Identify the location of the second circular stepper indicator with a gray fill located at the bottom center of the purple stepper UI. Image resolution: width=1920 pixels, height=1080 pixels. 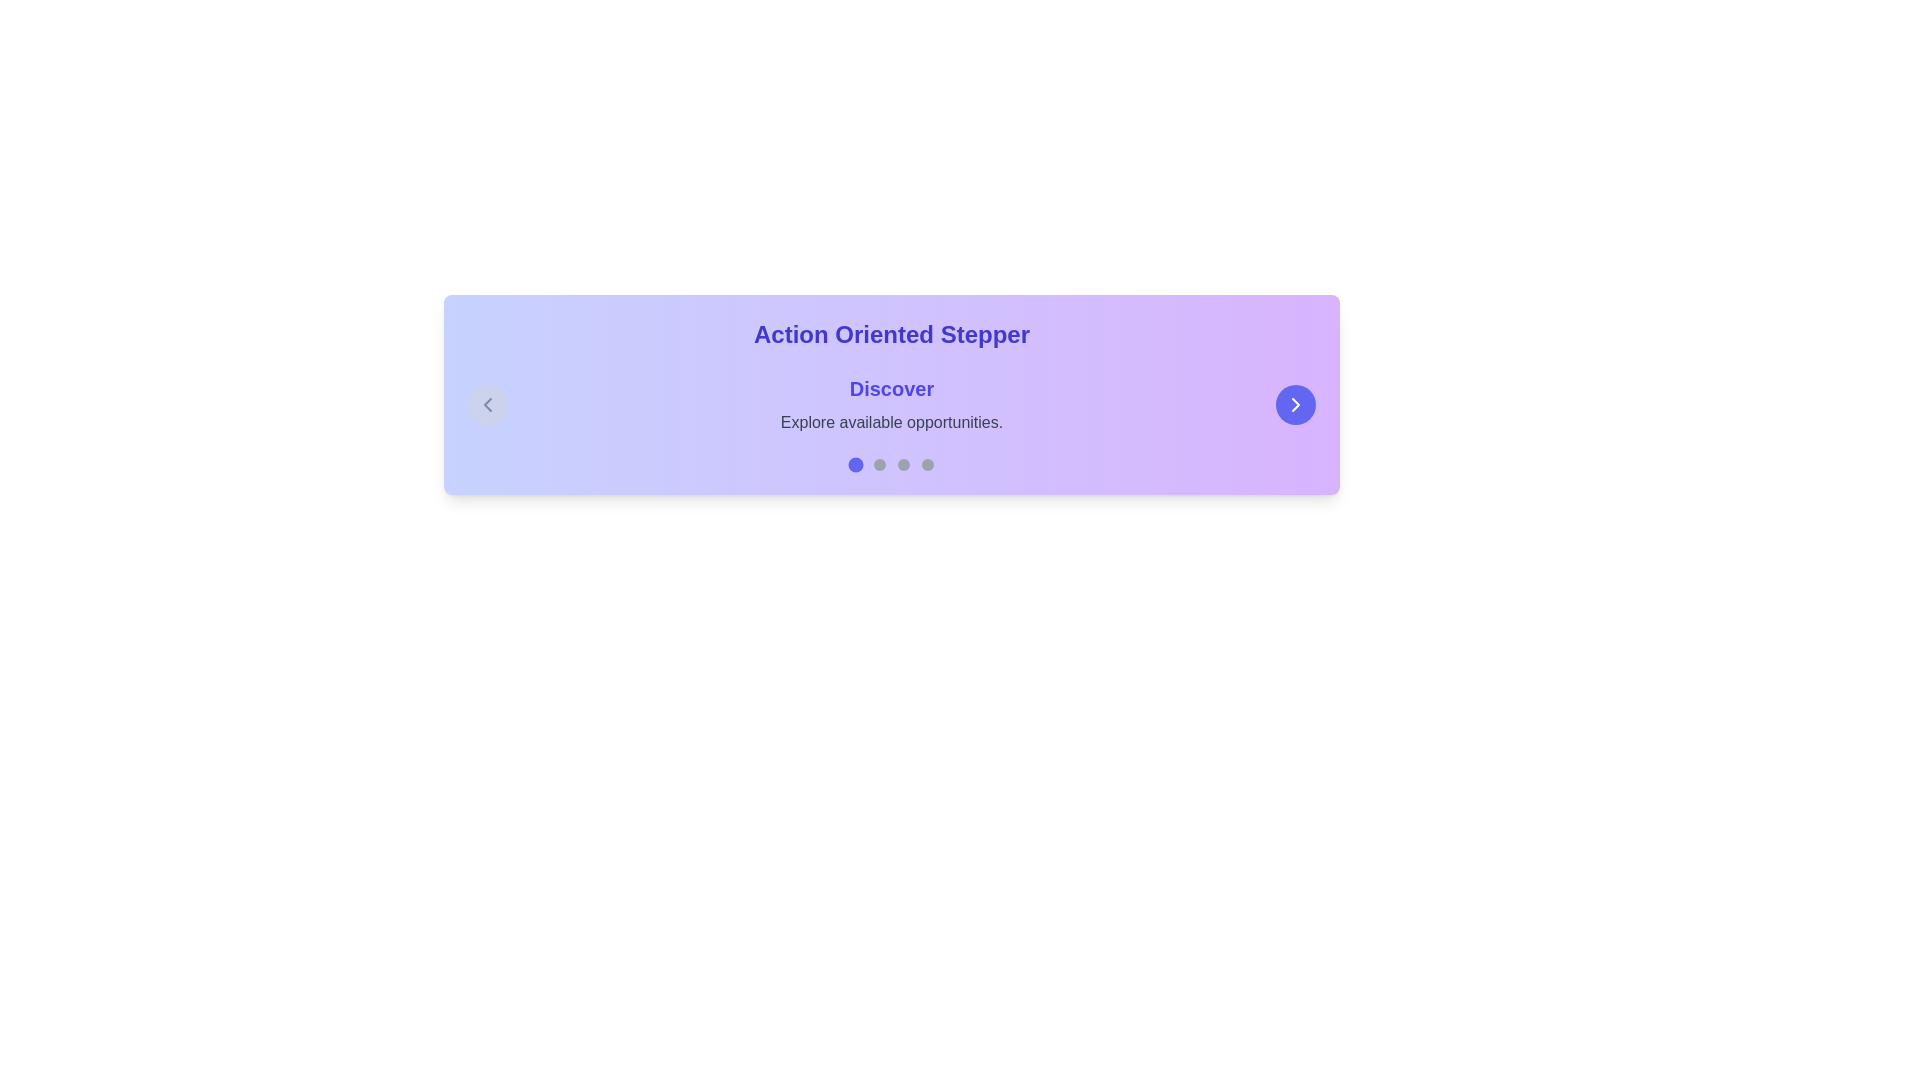
(879, 465).